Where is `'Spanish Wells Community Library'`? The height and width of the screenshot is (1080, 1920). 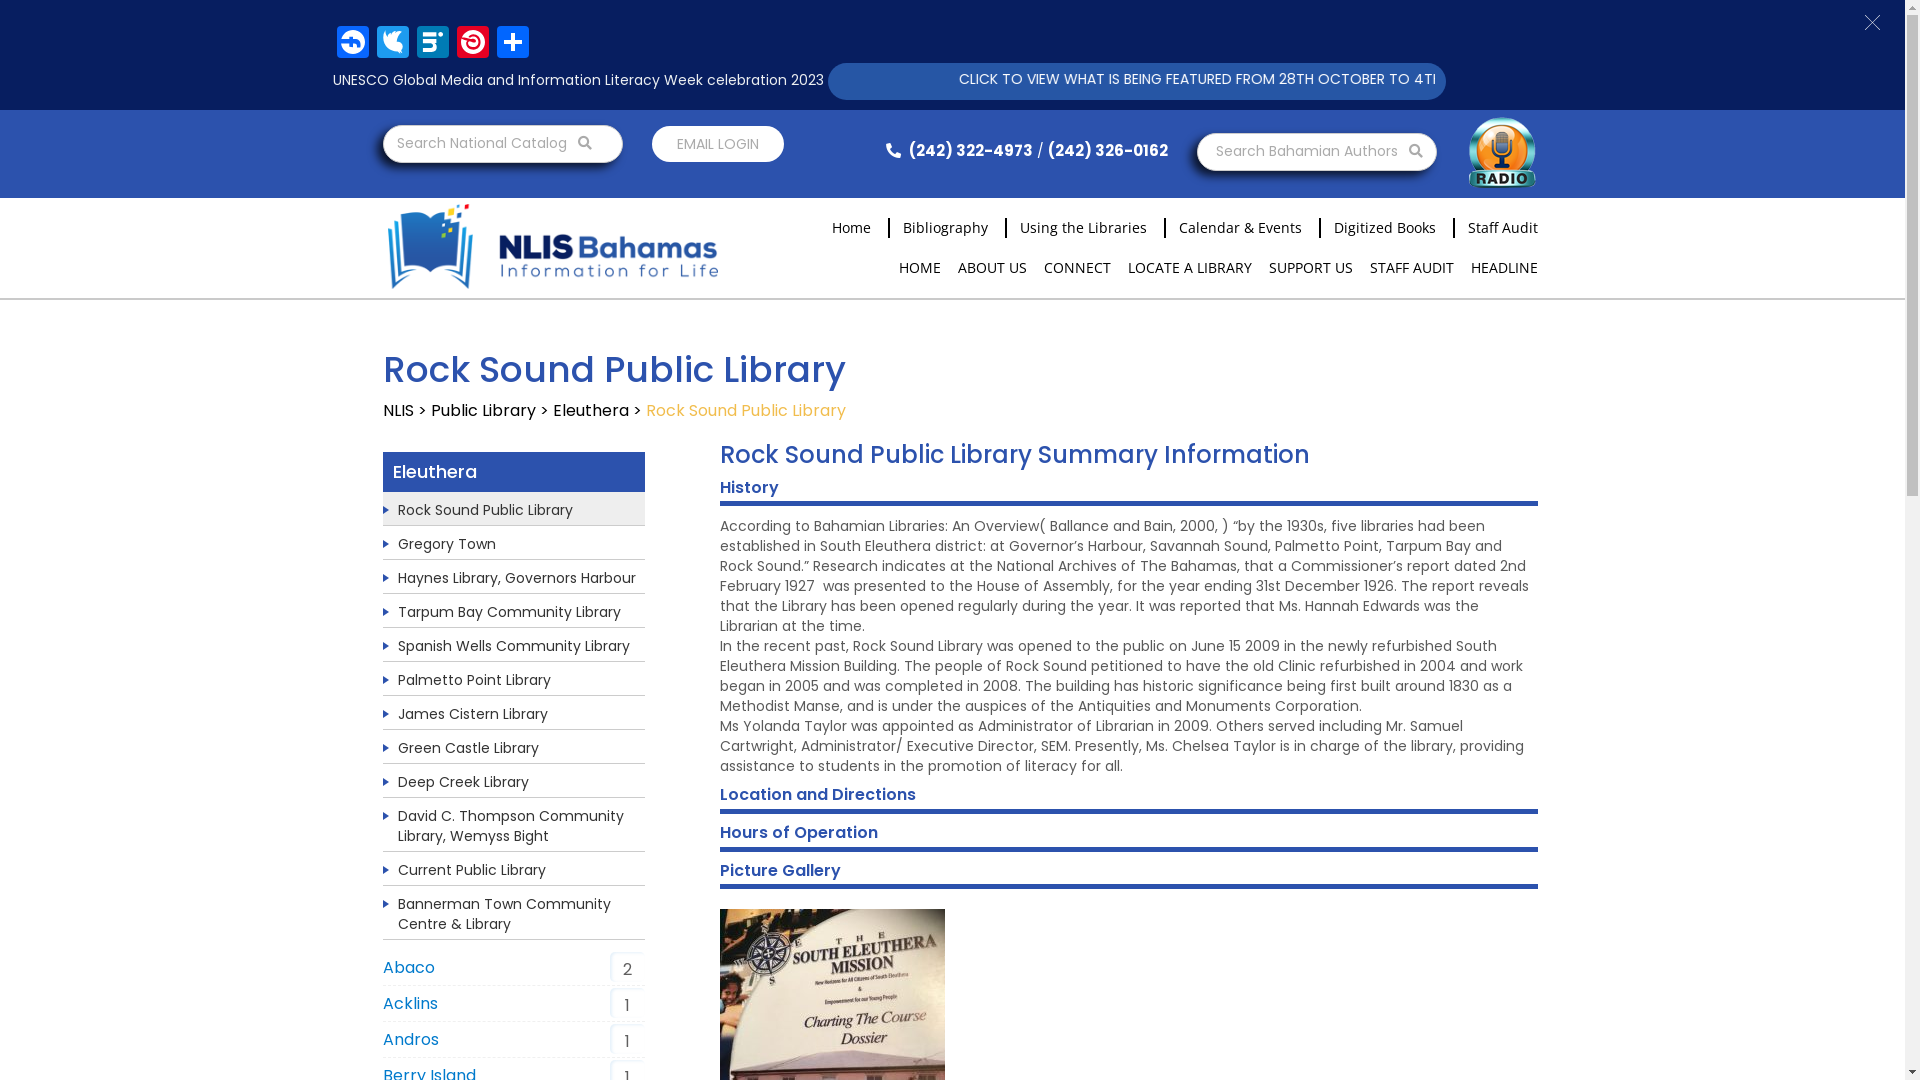 'Spanish Wells Community Library' is located at coordinates (398, 645).